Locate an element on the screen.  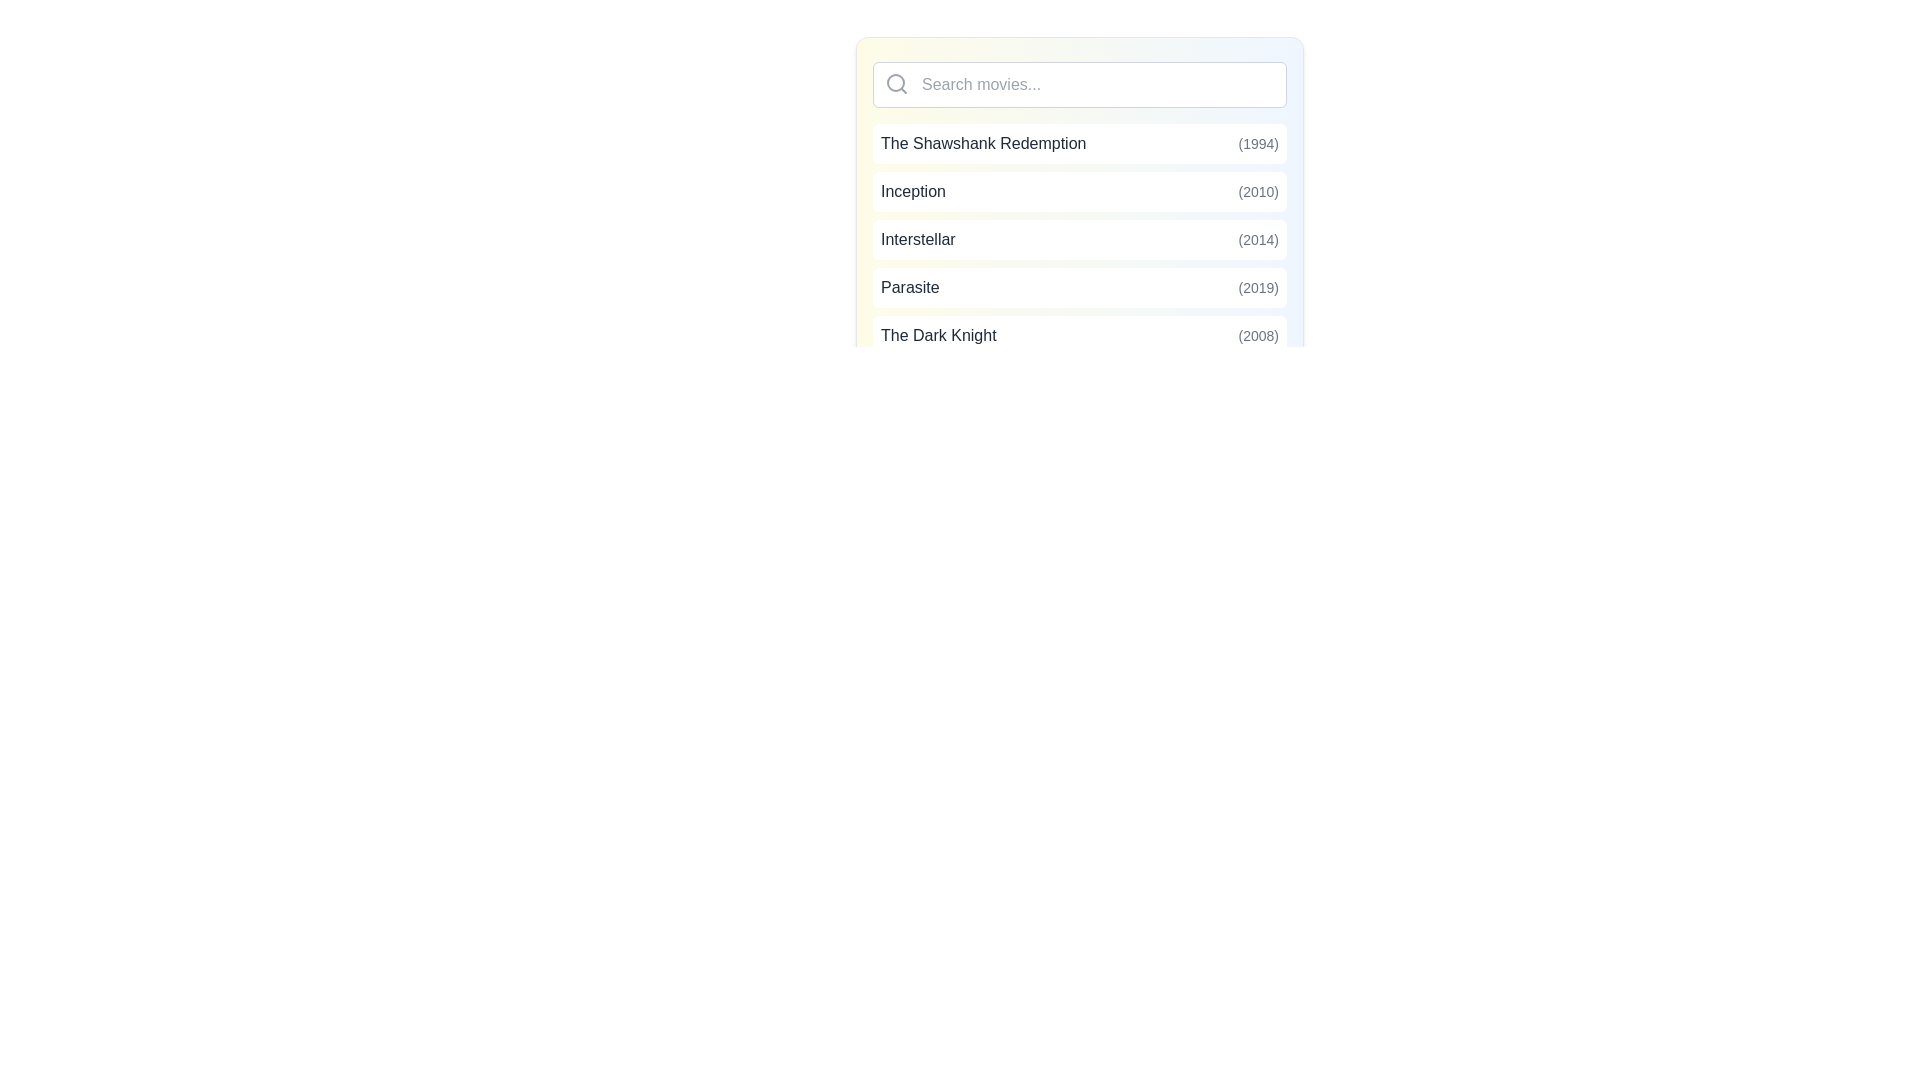
the circular component of the search icon, which has an 8-unit radius and is located to the left of the 'Search movies...' input field is located at coordinates (895, 82).